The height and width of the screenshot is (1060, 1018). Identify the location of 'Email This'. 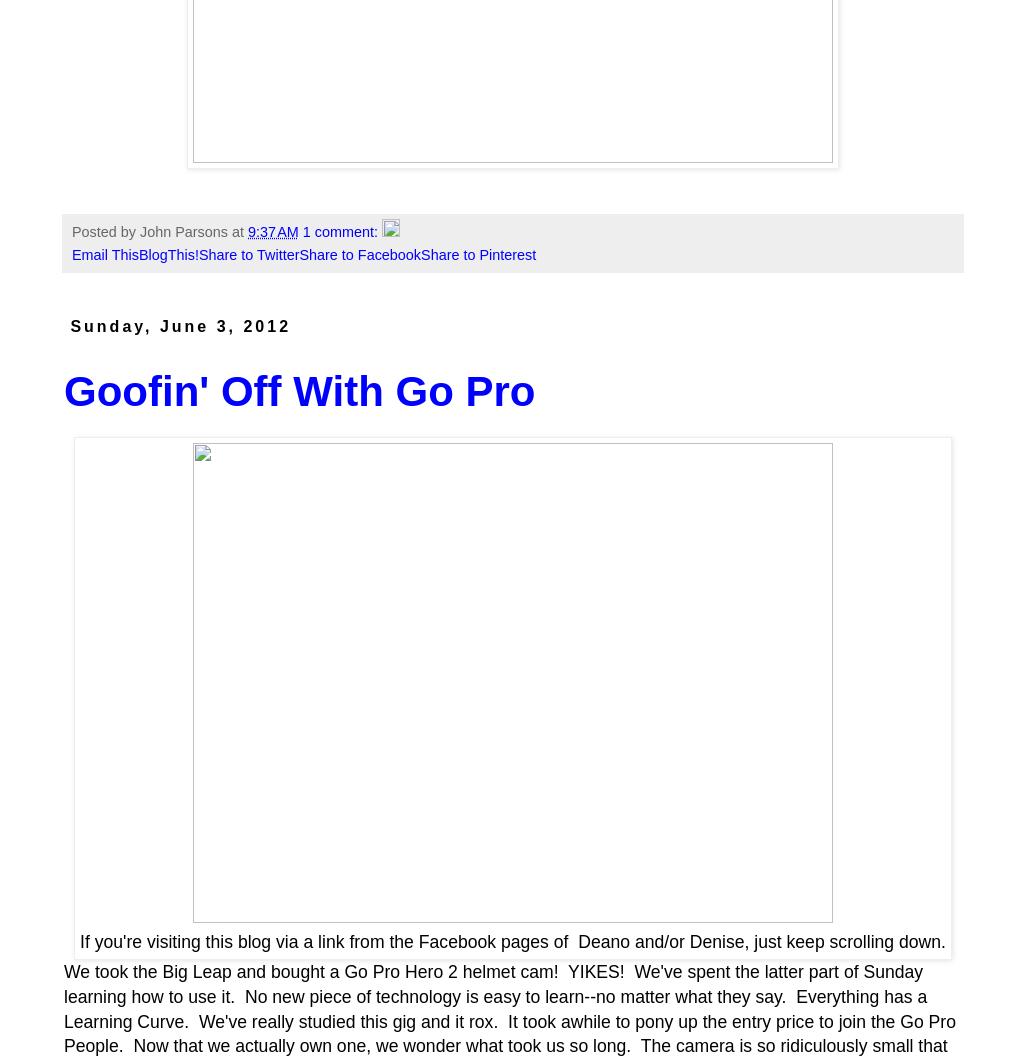
(103, 254).